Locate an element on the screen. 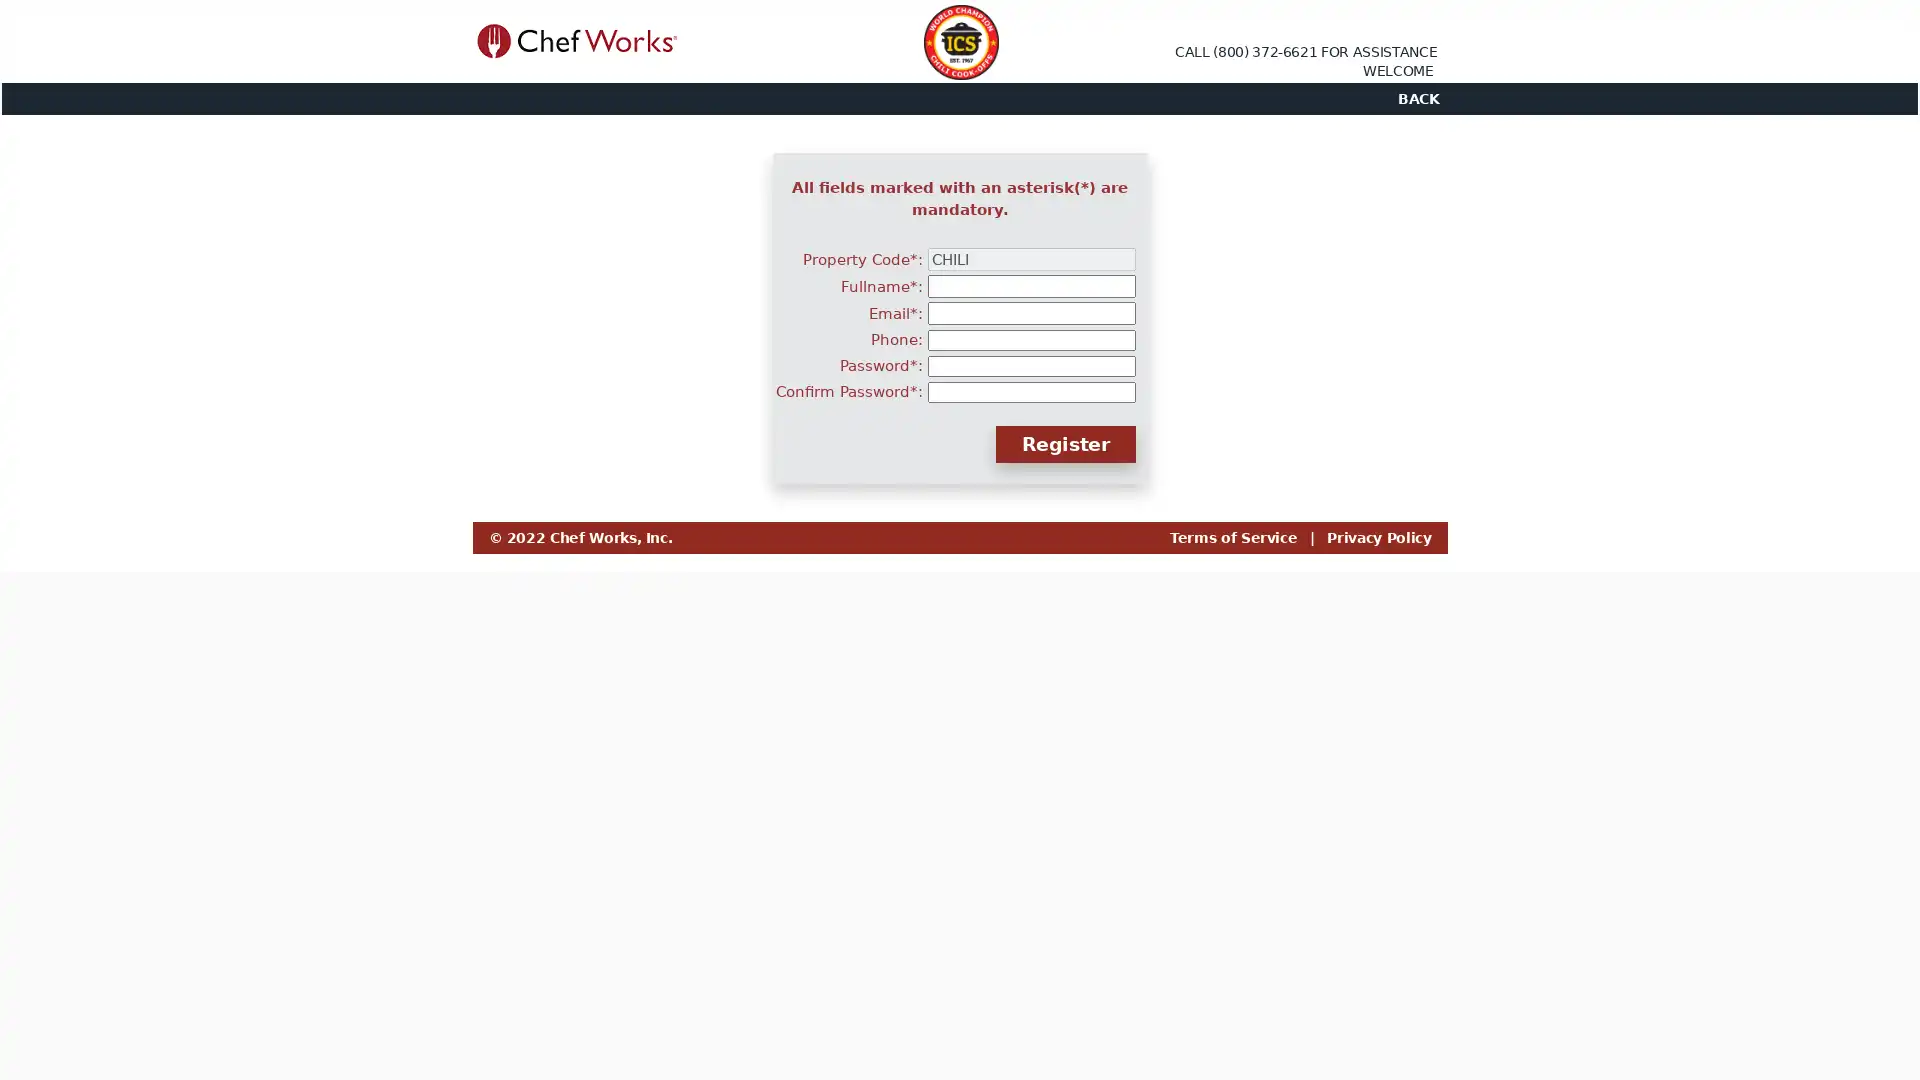 The image size is (1920, 1080). Register is located at coordinates (1064, 443).